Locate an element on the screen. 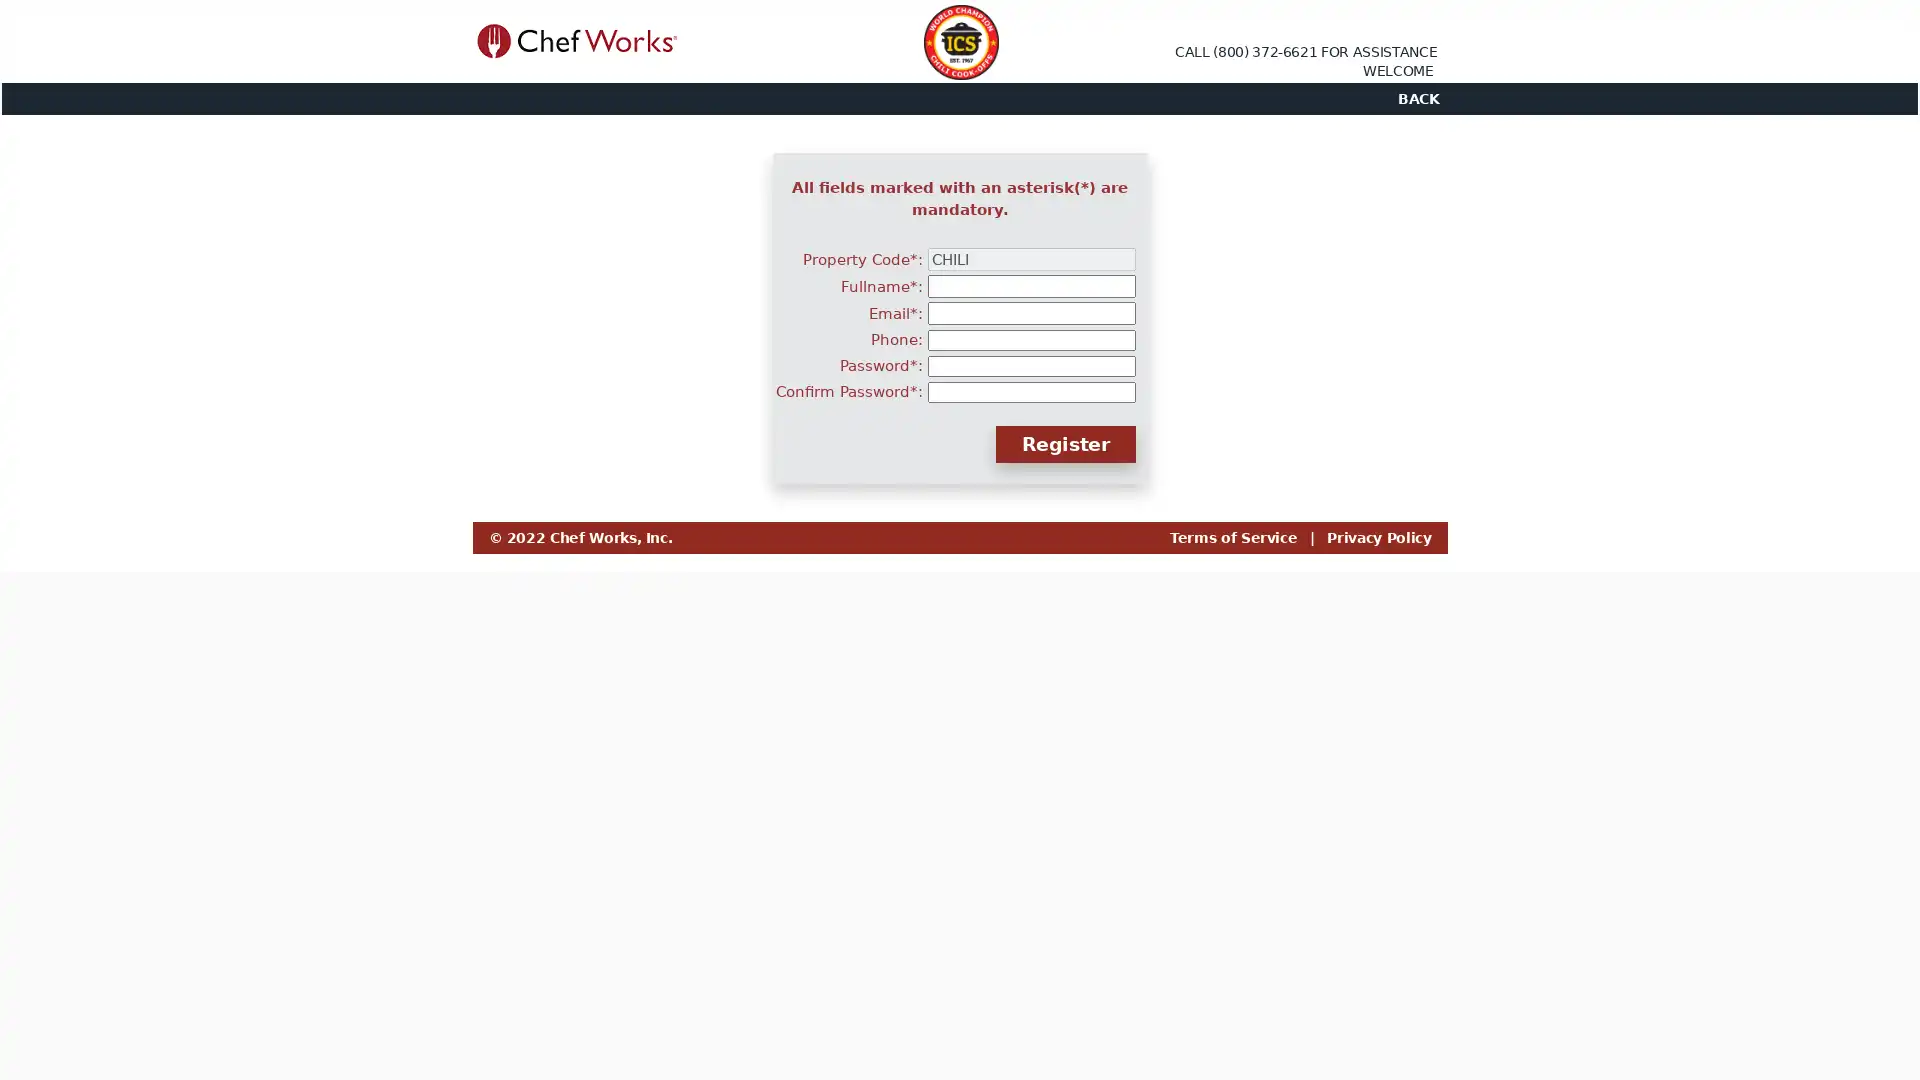 The image size is (1920, 1080). Register is located at coordinates (1064, 443).